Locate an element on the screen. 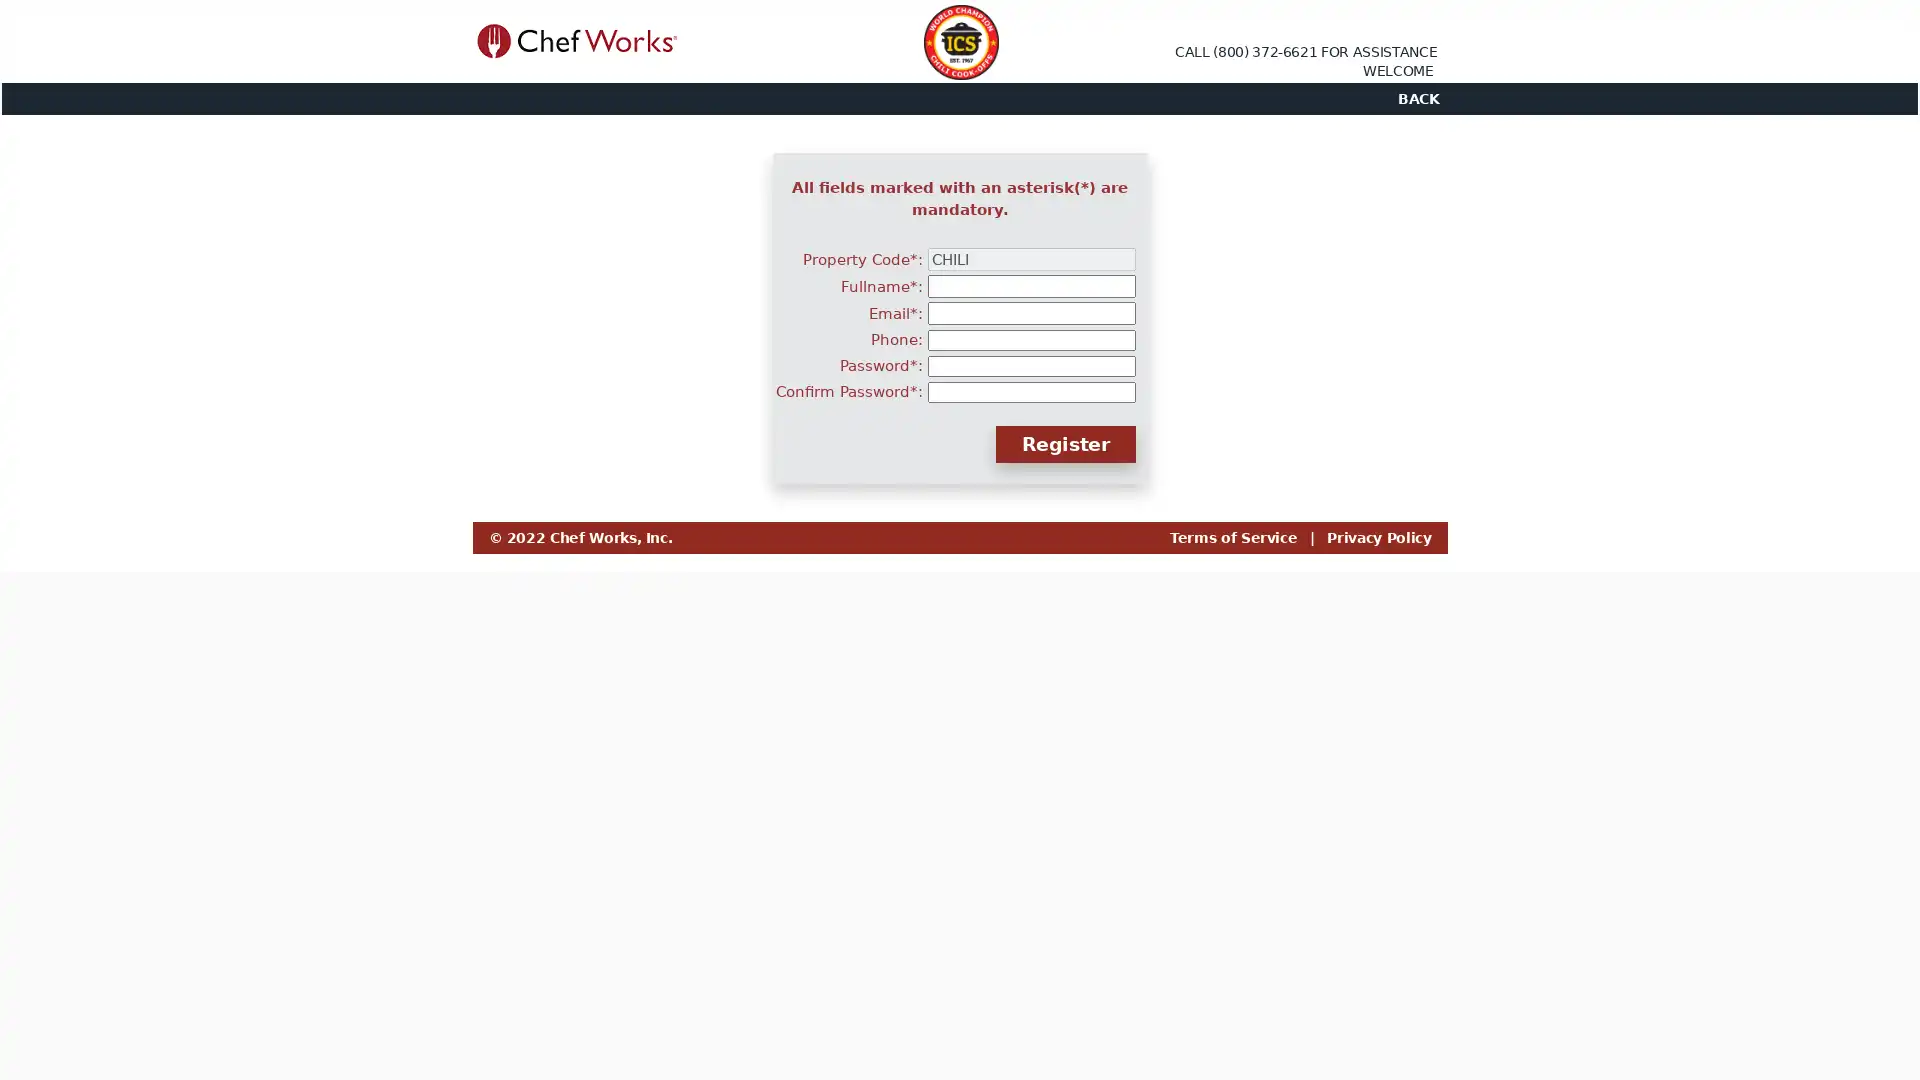 The image size is (1920, 1080). Register is located at coordinates (1064, 443).